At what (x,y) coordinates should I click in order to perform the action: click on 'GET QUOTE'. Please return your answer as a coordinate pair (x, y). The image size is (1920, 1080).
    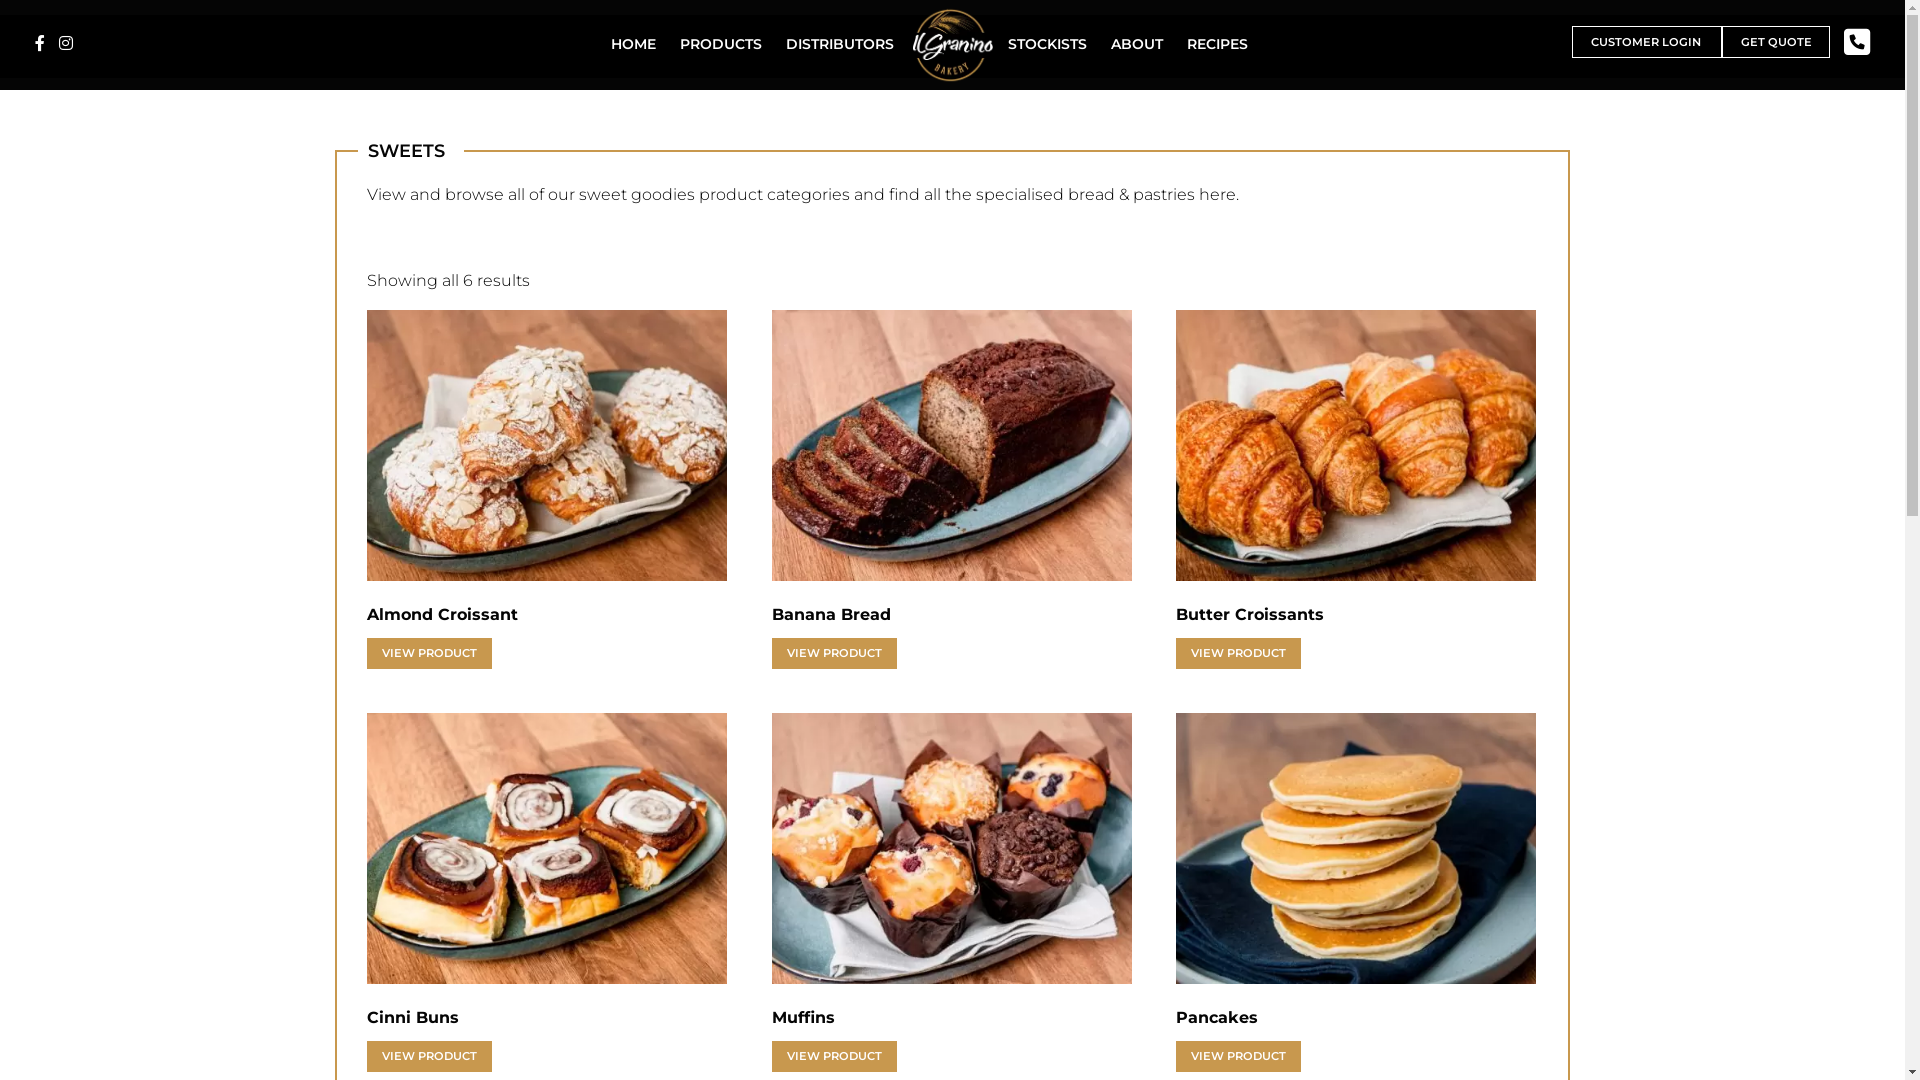
    Looking at the image, I should click on (1776, 42).